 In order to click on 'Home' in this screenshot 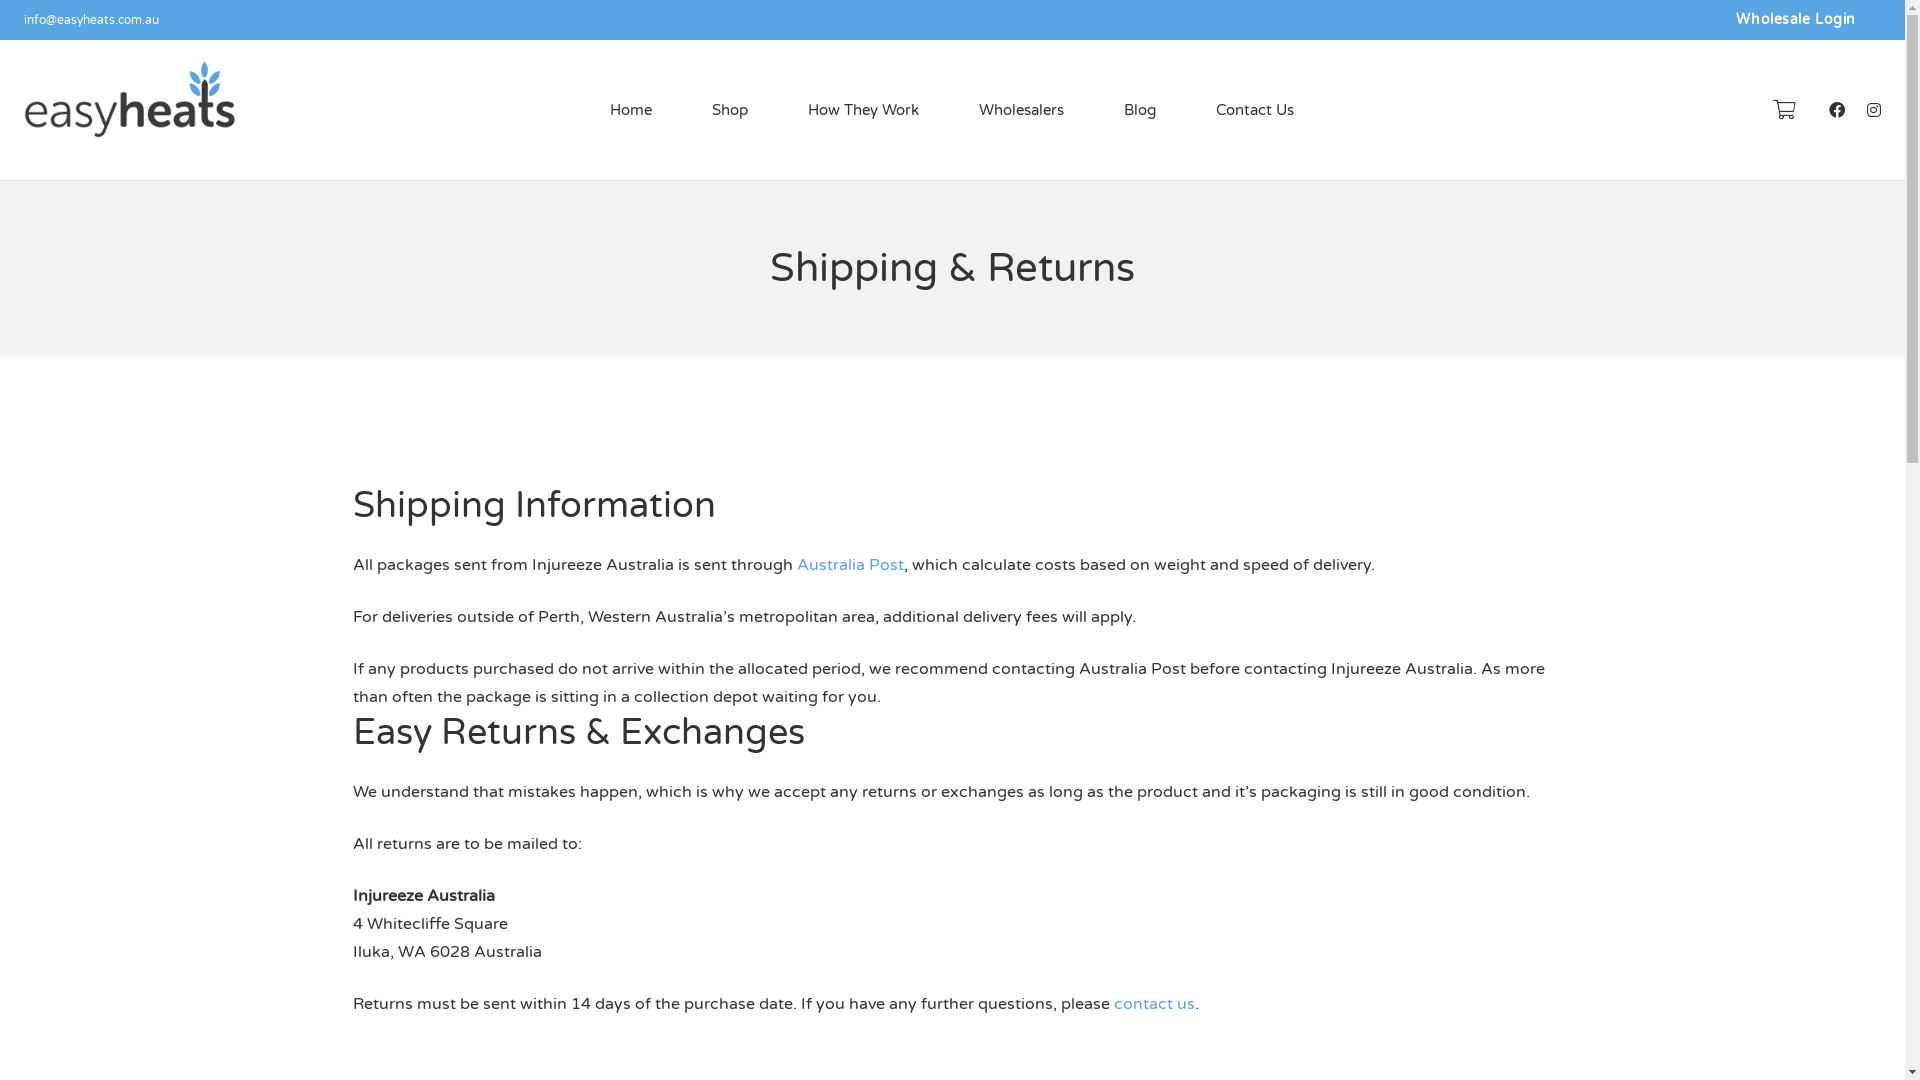, I will do `click(629, 110)`.